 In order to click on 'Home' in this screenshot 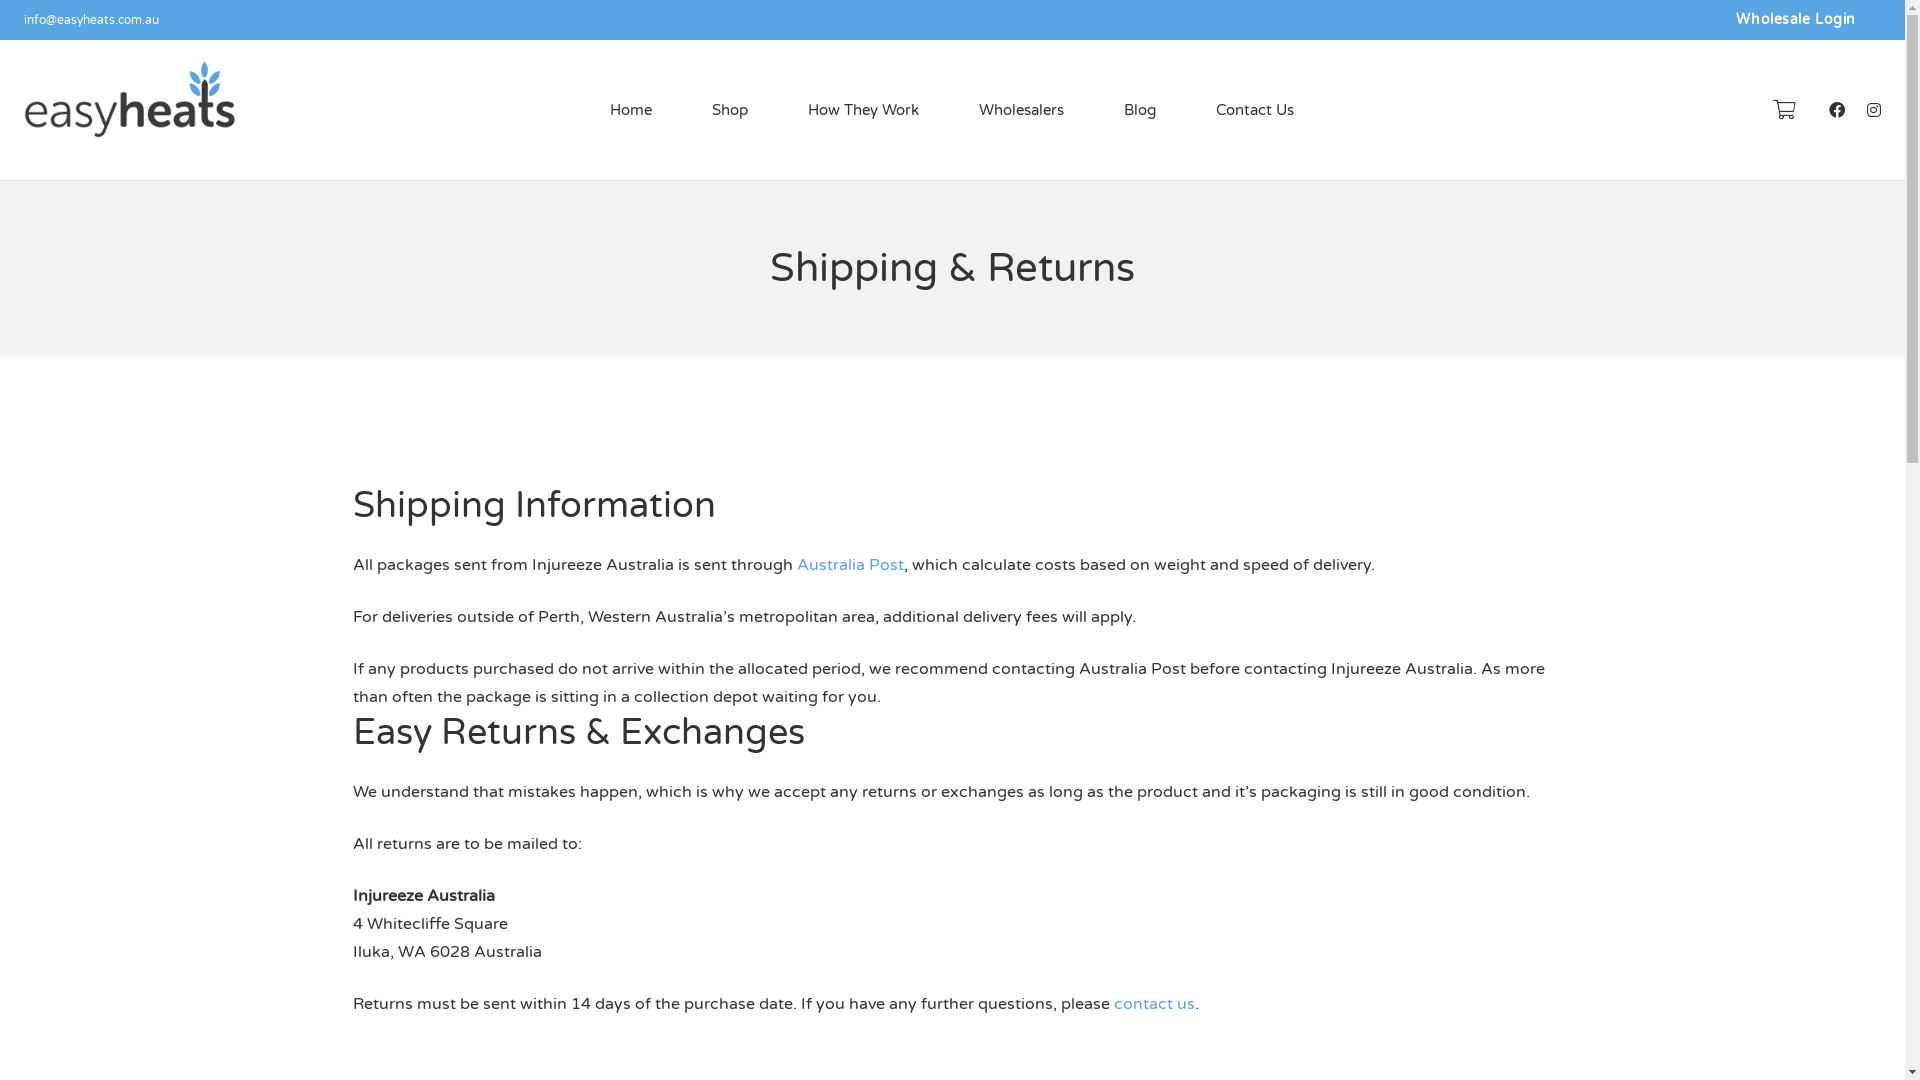, I will do `click(629, 110)`.